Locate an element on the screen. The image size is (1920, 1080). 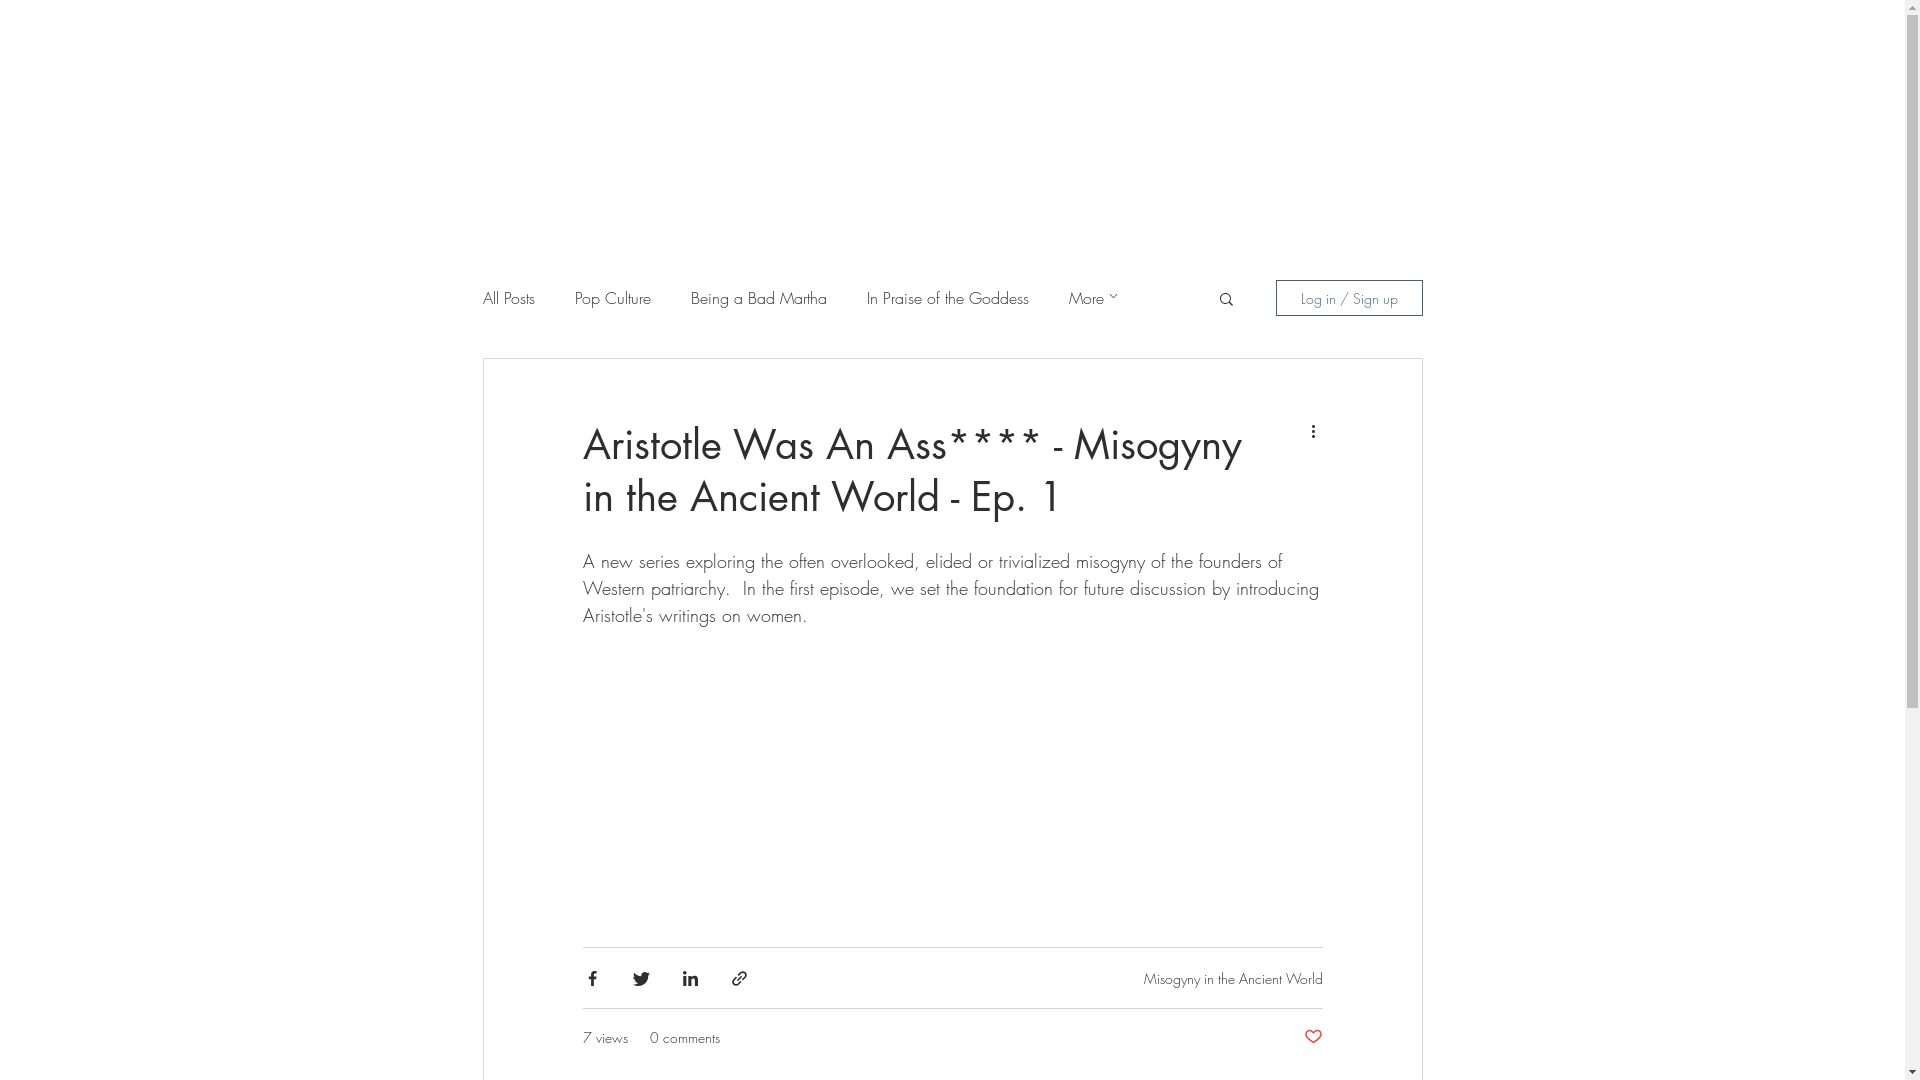
'Pop Culture' is located at coordinates (610, 297).